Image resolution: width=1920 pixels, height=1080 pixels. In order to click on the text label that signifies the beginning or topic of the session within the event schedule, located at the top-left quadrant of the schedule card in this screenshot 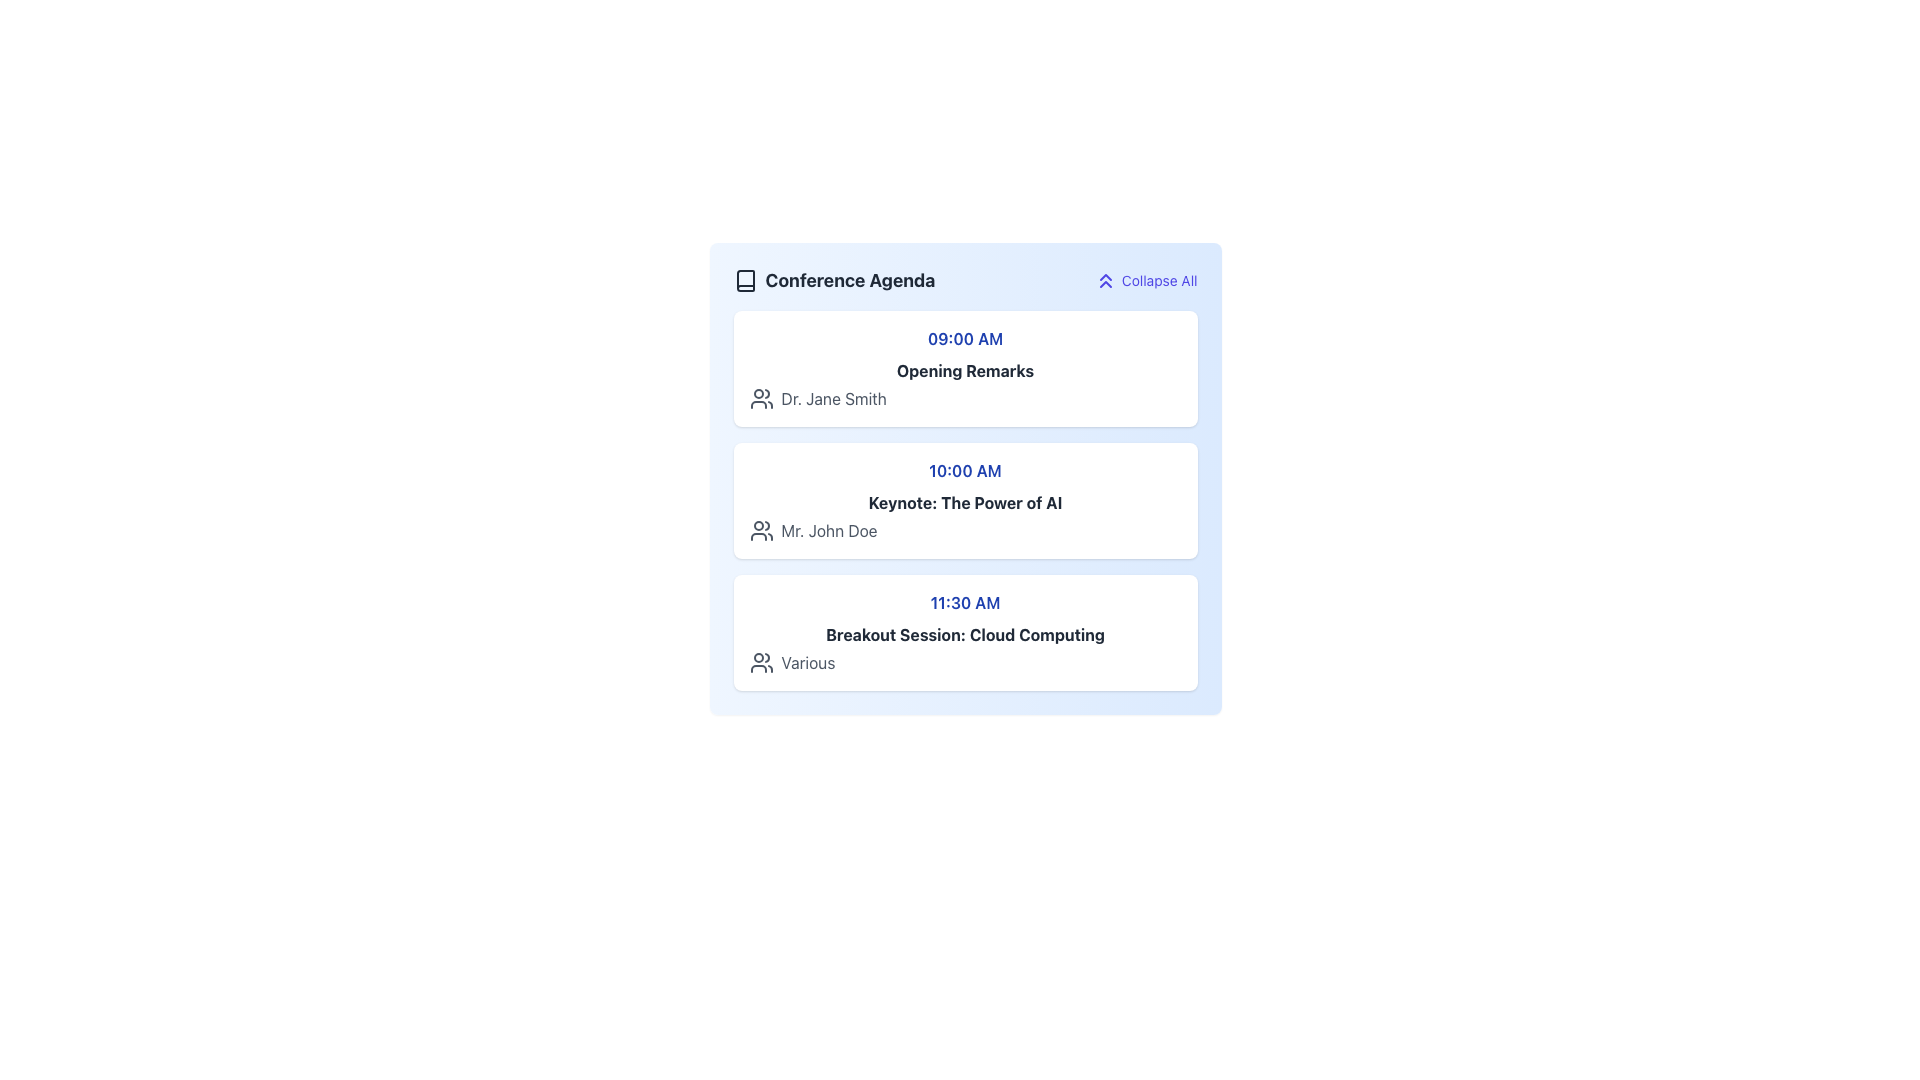, I will do `click(965, 370)`.